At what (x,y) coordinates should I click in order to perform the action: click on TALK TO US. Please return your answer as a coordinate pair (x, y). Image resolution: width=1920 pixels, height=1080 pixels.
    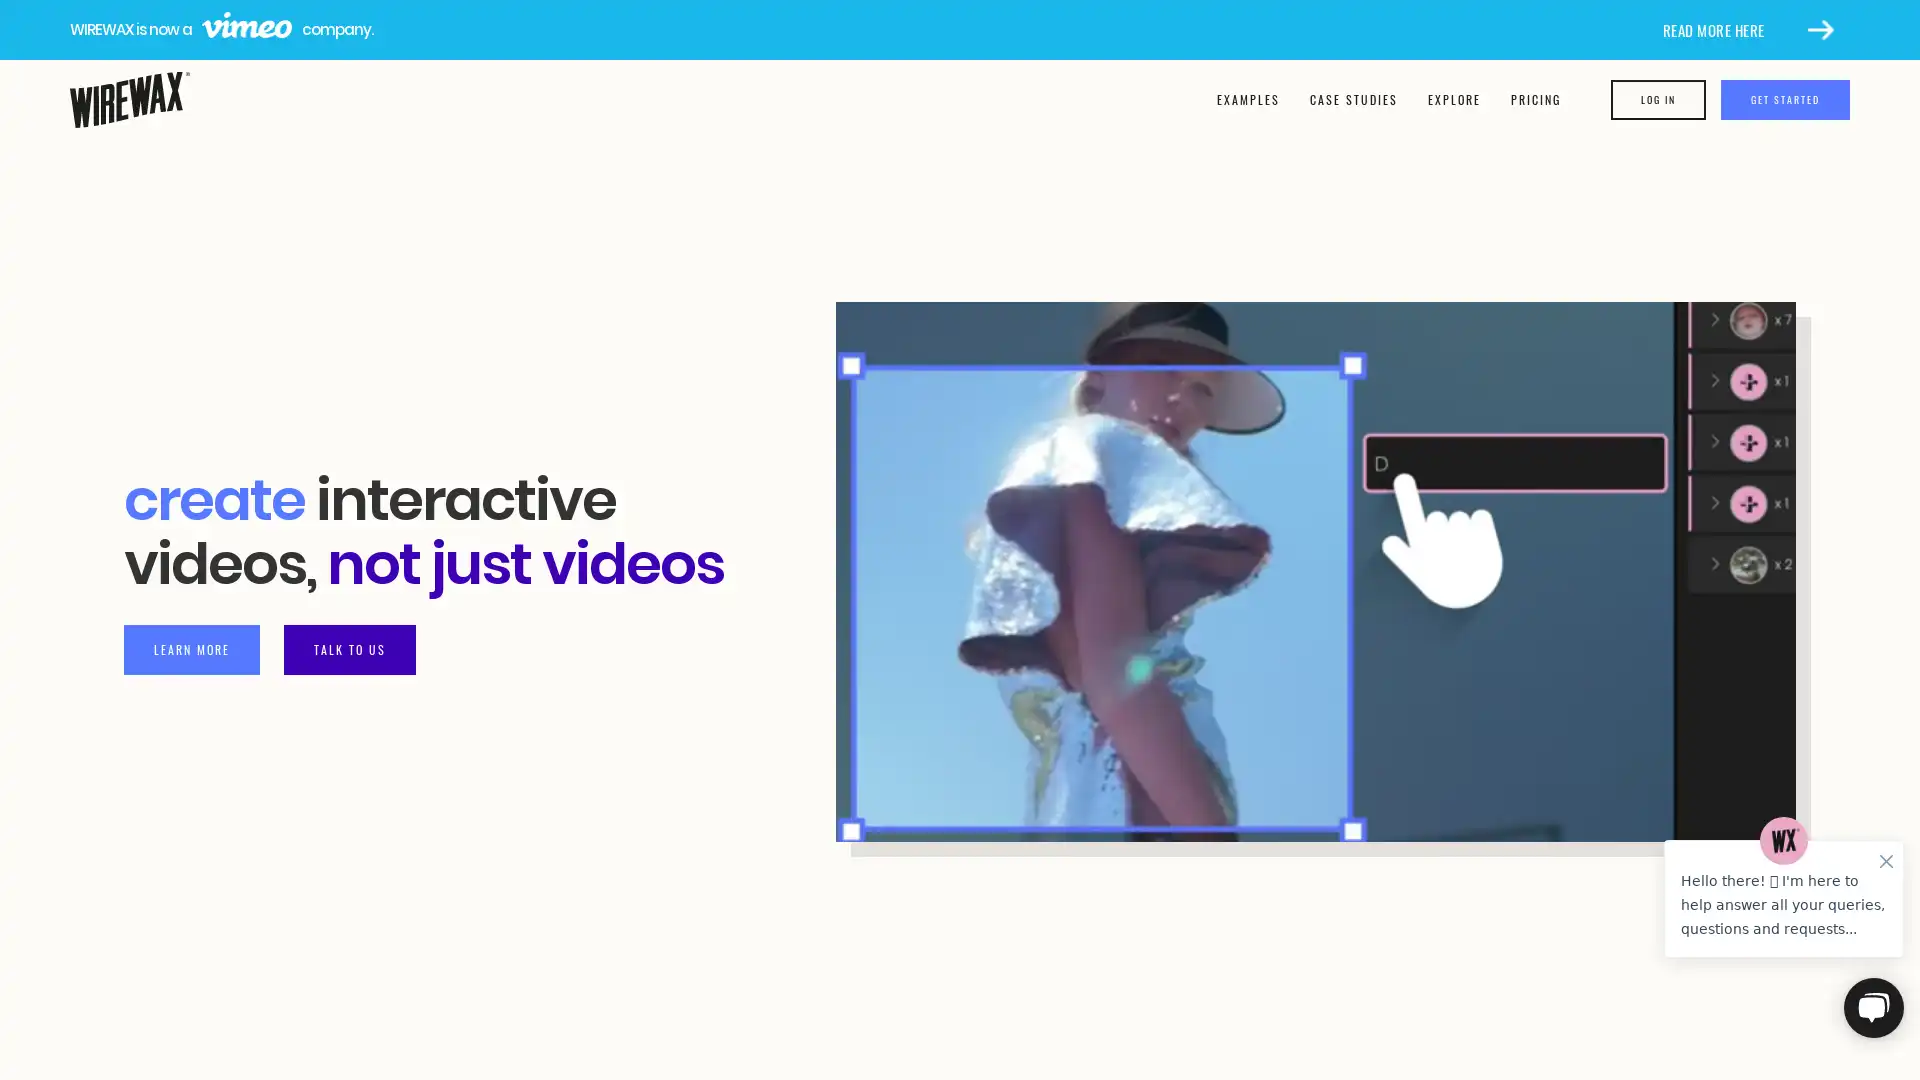
    Looking at the image, I should click on (350, 648).